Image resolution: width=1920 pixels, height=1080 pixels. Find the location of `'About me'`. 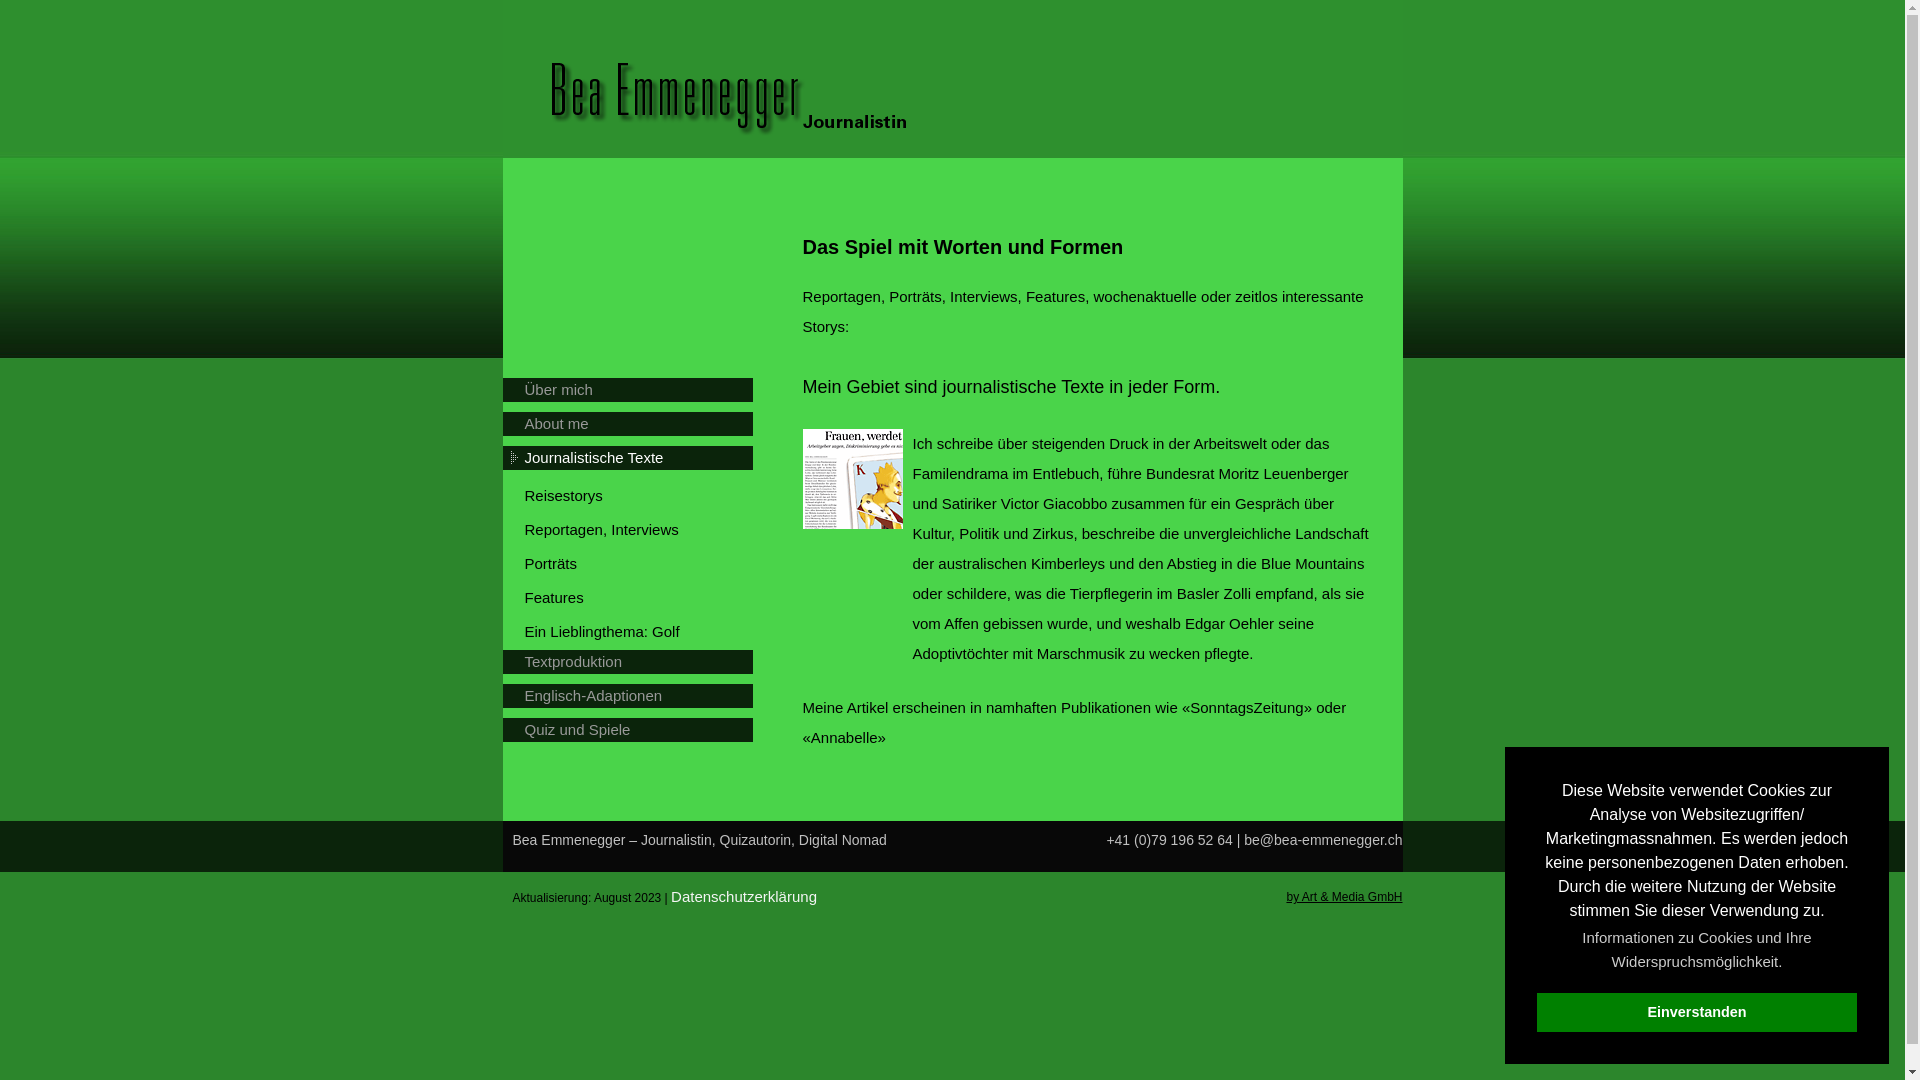

'About me' is located at coordinates (634, 423).